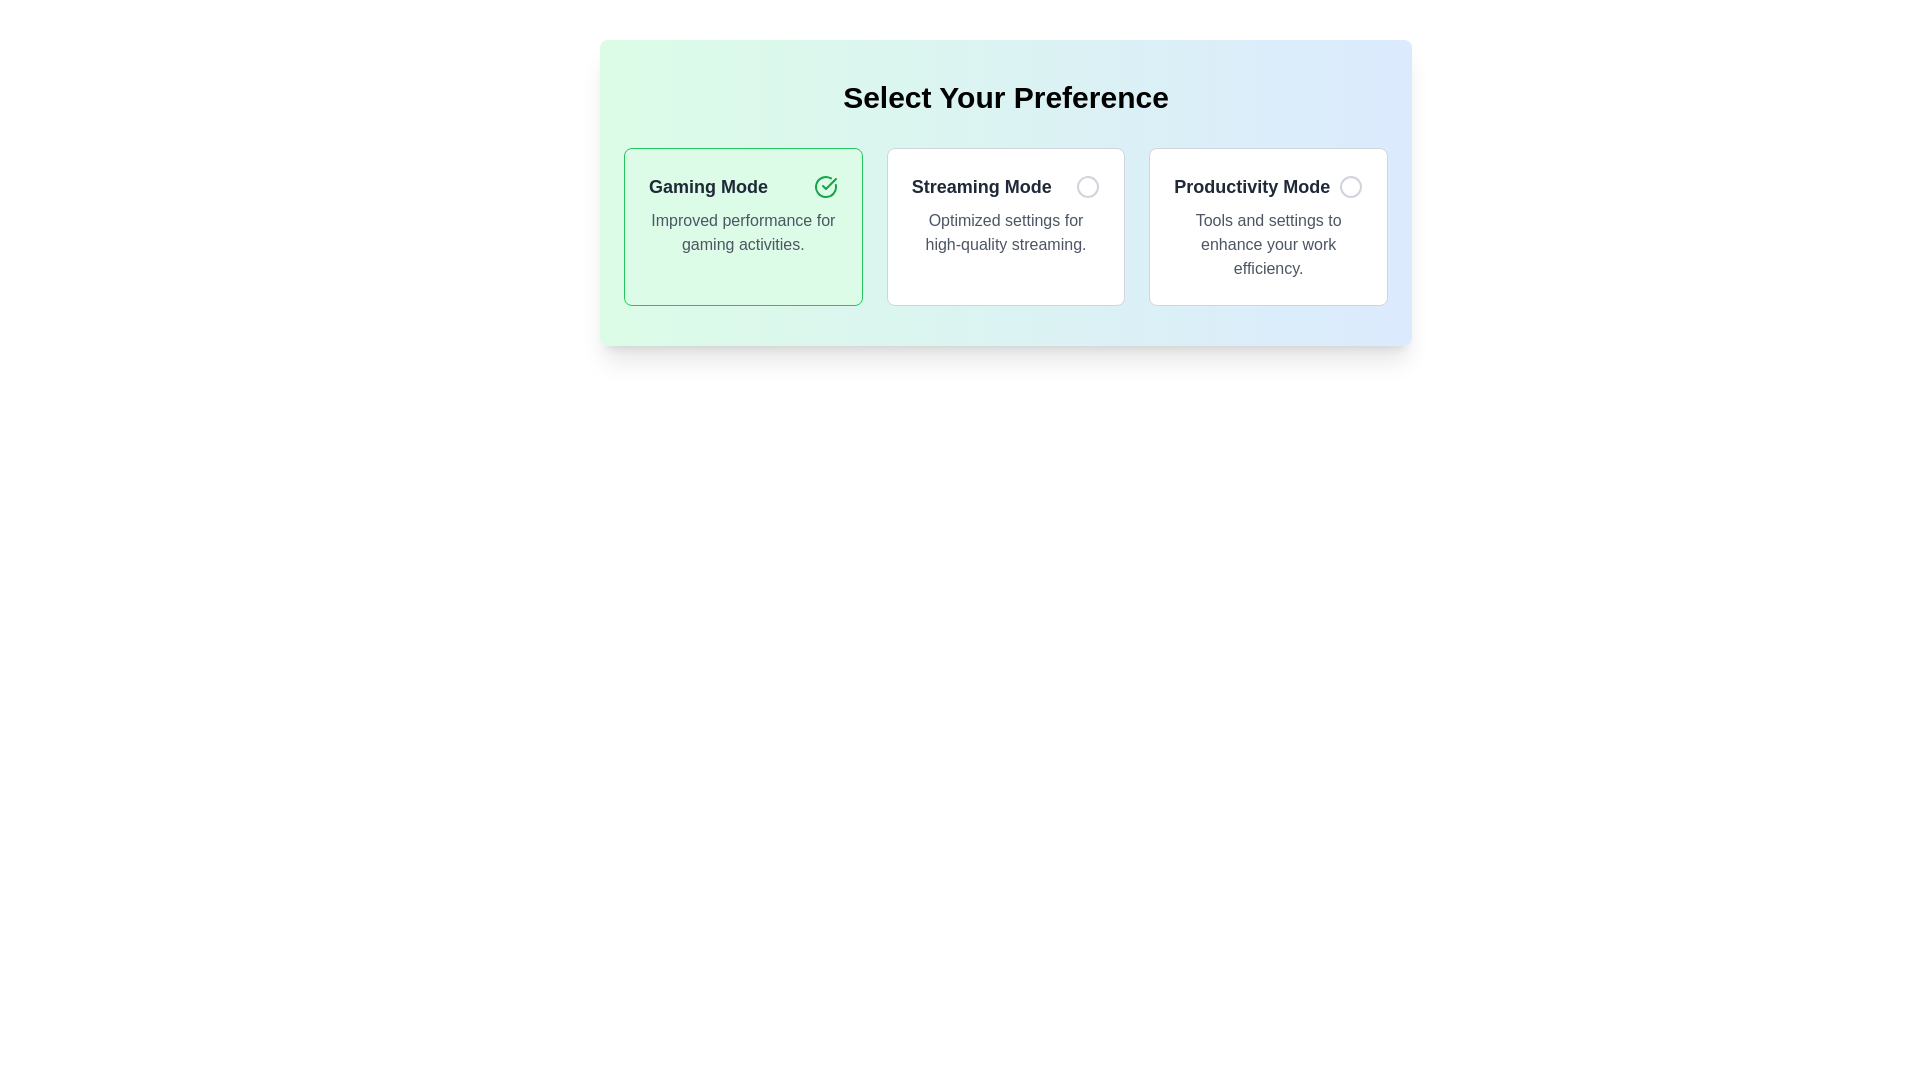 The height and width of the screenshot is (1080, 1920). Describe the element at coordinates (1087, 186) in the screenshot. I see `the Streaming Mode icon, which indicates selection or availability for the Streaming Mode setting, located to the right of the section title 'Streaming Mode'` at that location.